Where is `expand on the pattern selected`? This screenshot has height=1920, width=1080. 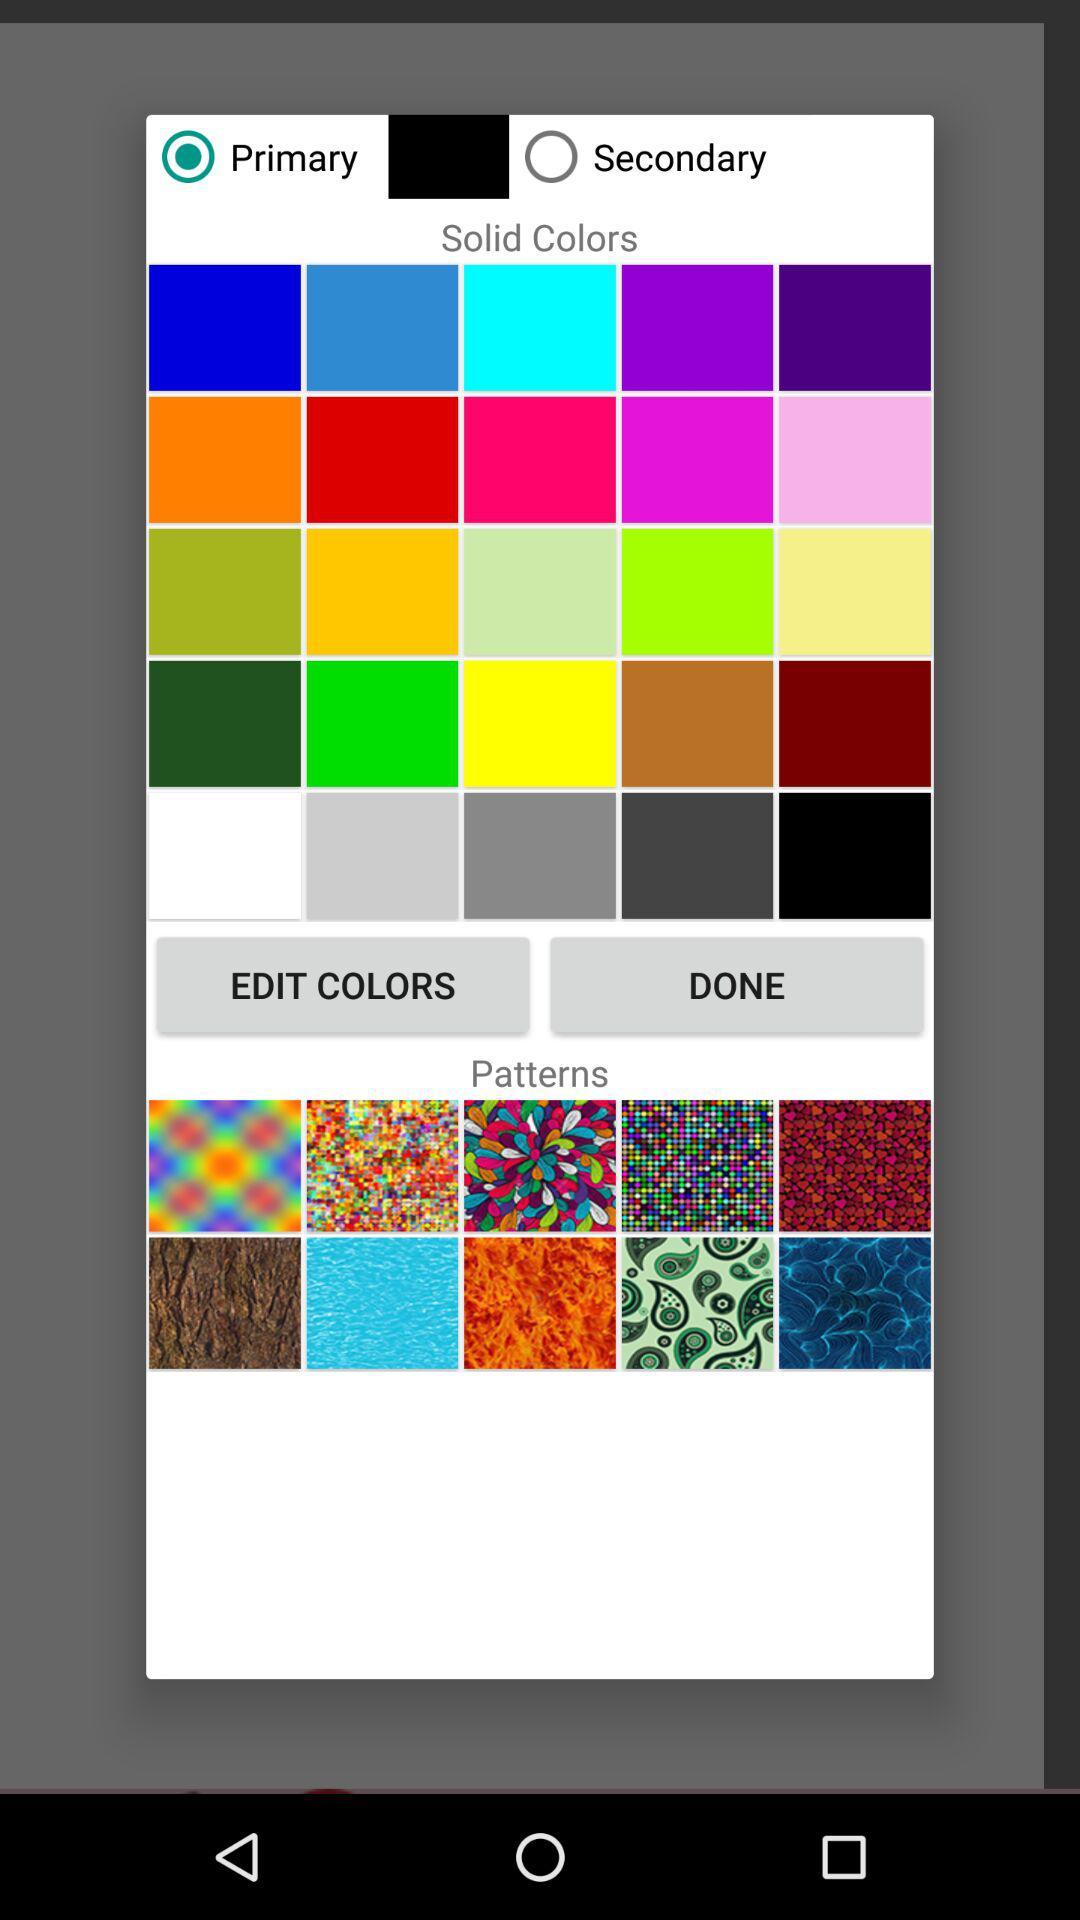
expand on the pattern selected is located at coordinates (540, 1165).